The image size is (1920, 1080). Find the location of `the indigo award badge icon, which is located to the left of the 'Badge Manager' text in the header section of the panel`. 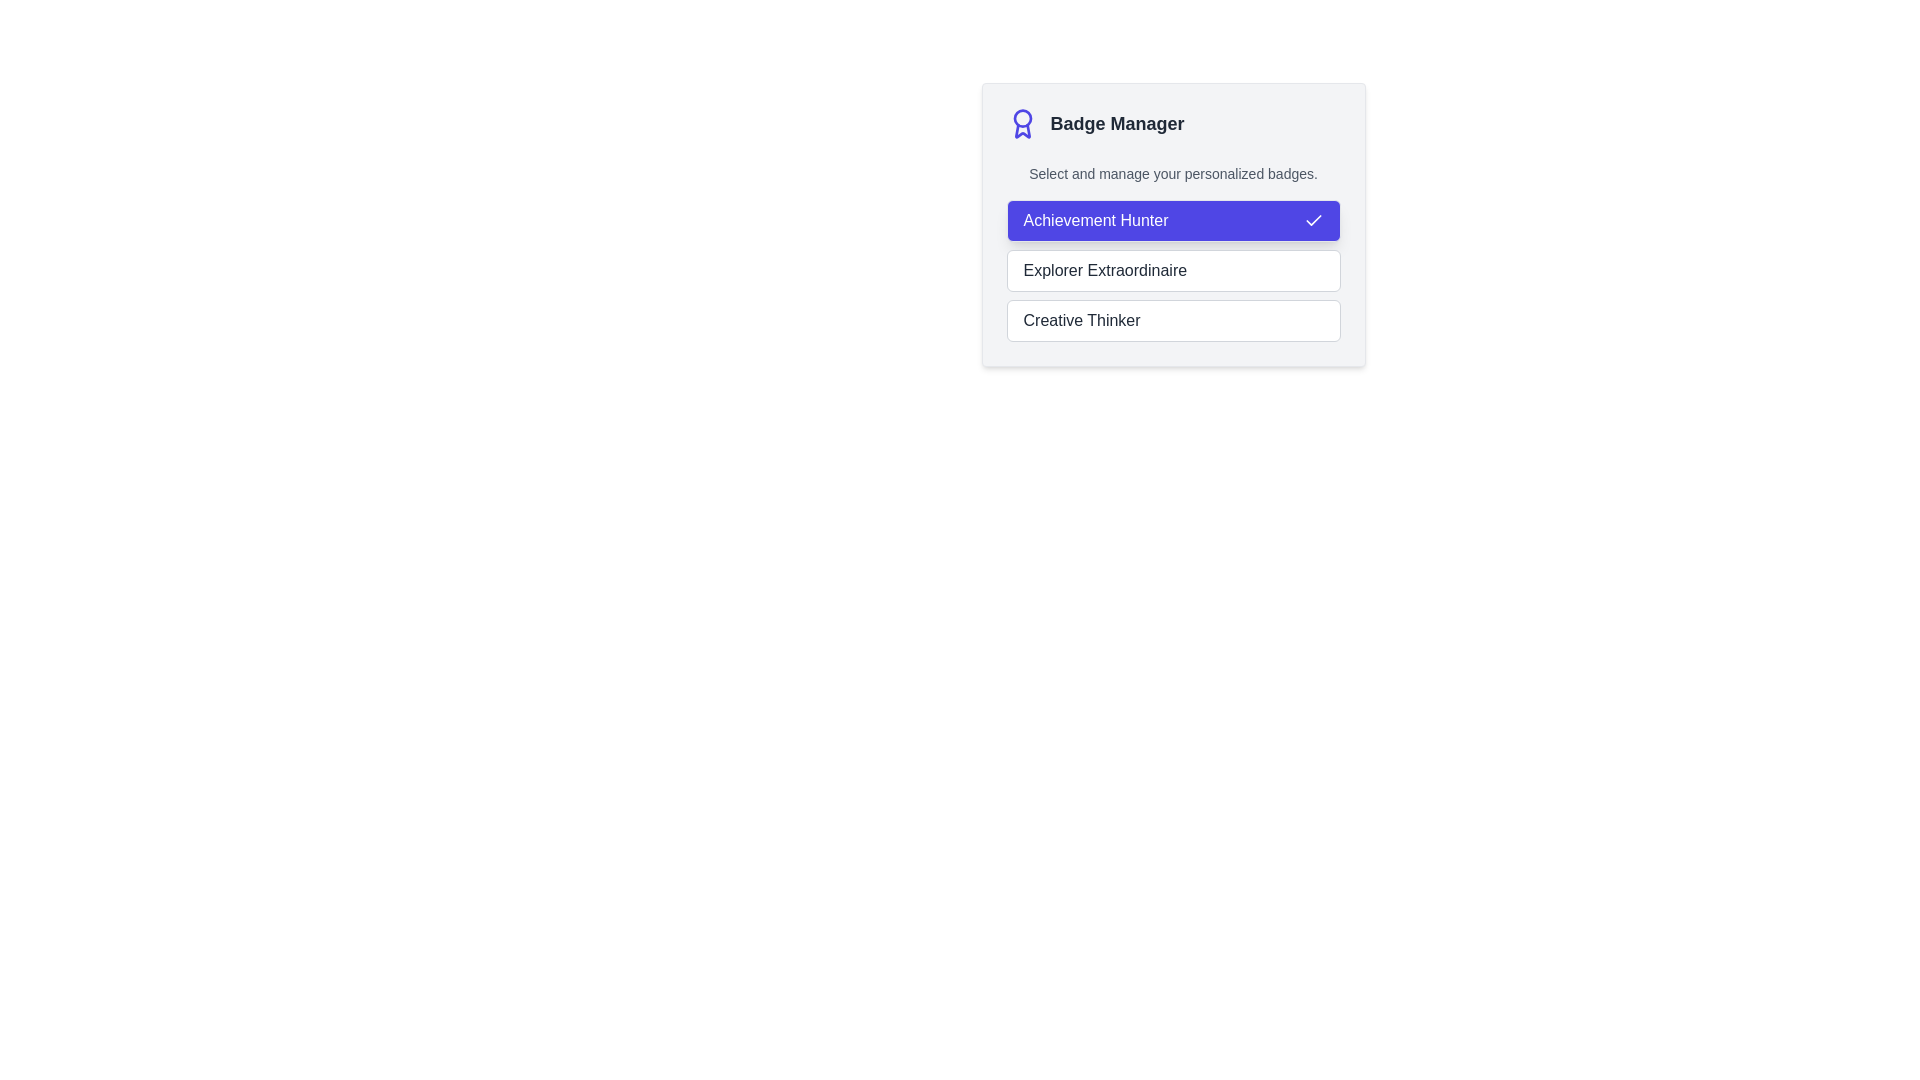

the indigo award badge icon, which is located to the left of the 'Badge Manager' text in the header section of the panel is located at coordinates (1022, 123).